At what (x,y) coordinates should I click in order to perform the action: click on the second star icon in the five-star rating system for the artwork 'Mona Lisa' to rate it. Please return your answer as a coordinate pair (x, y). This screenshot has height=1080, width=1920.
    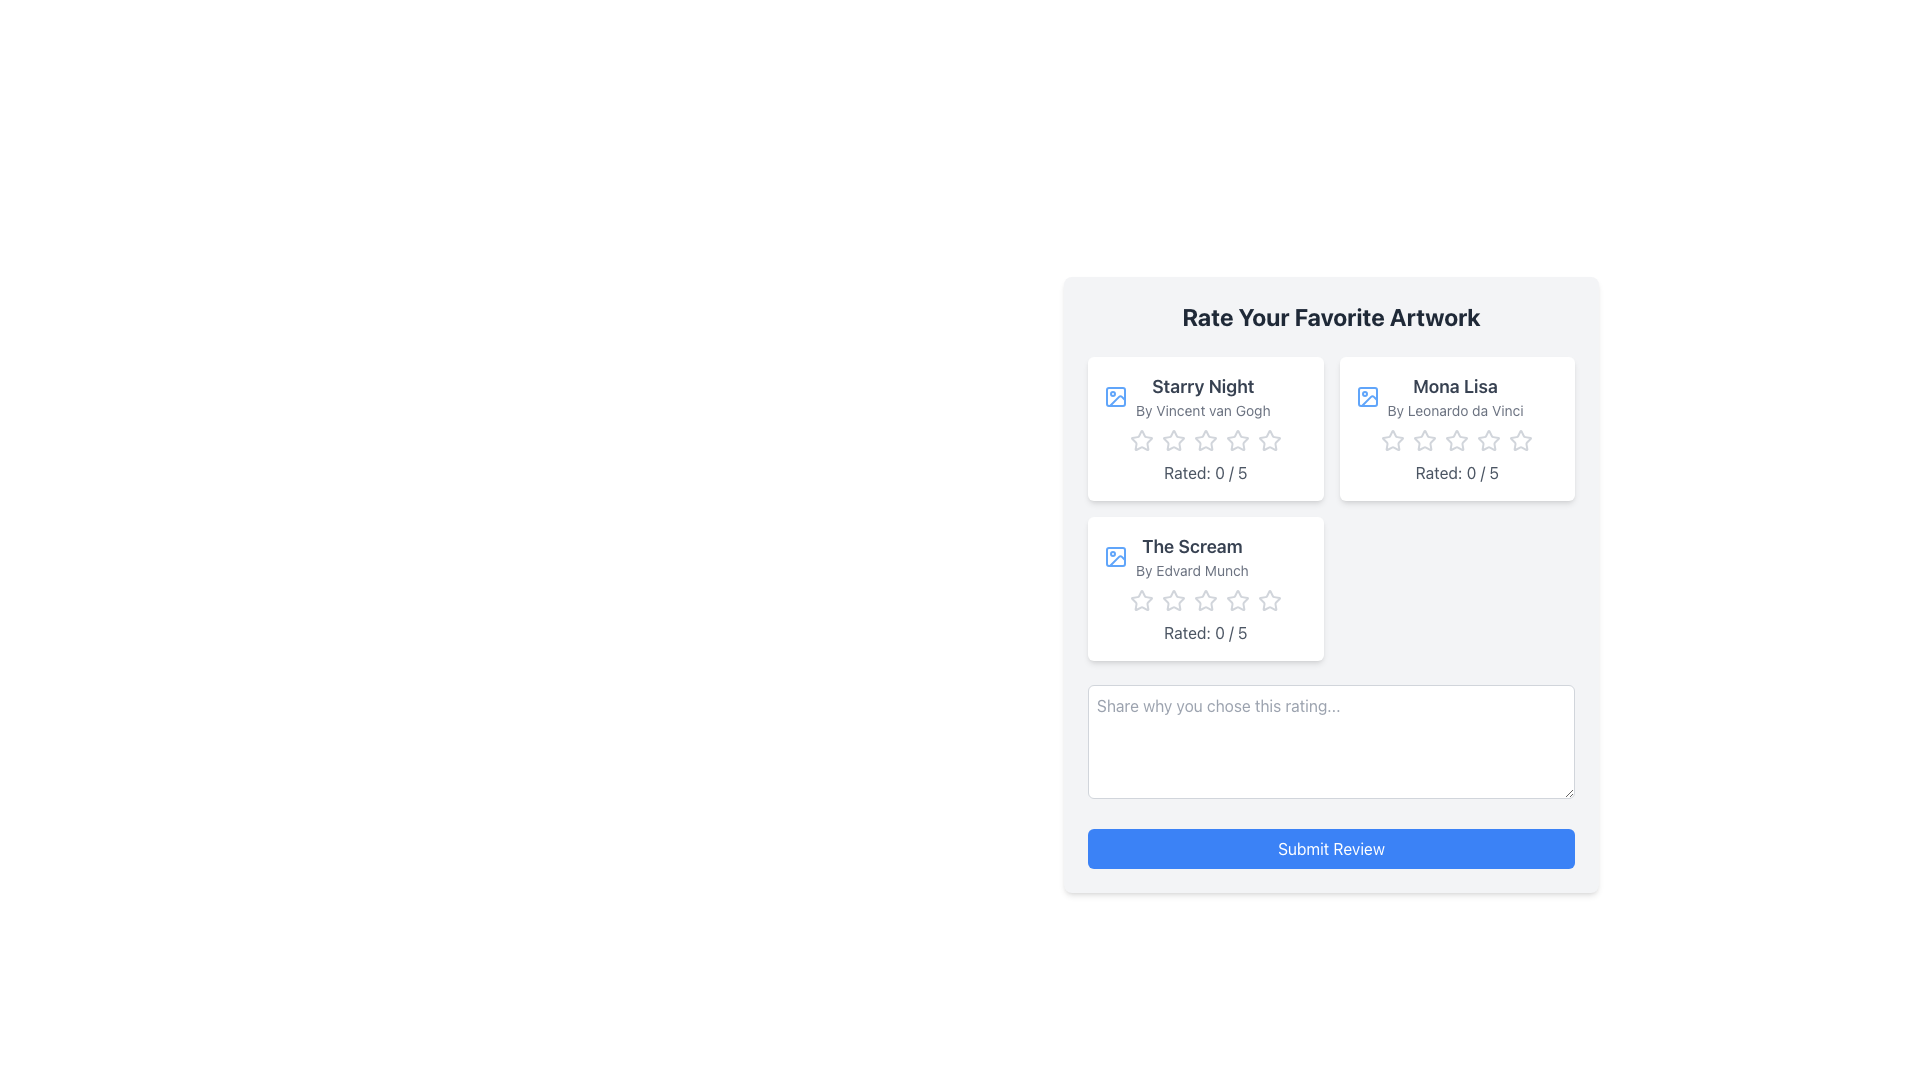
    Looking at the image, I should click on (1457, 438).